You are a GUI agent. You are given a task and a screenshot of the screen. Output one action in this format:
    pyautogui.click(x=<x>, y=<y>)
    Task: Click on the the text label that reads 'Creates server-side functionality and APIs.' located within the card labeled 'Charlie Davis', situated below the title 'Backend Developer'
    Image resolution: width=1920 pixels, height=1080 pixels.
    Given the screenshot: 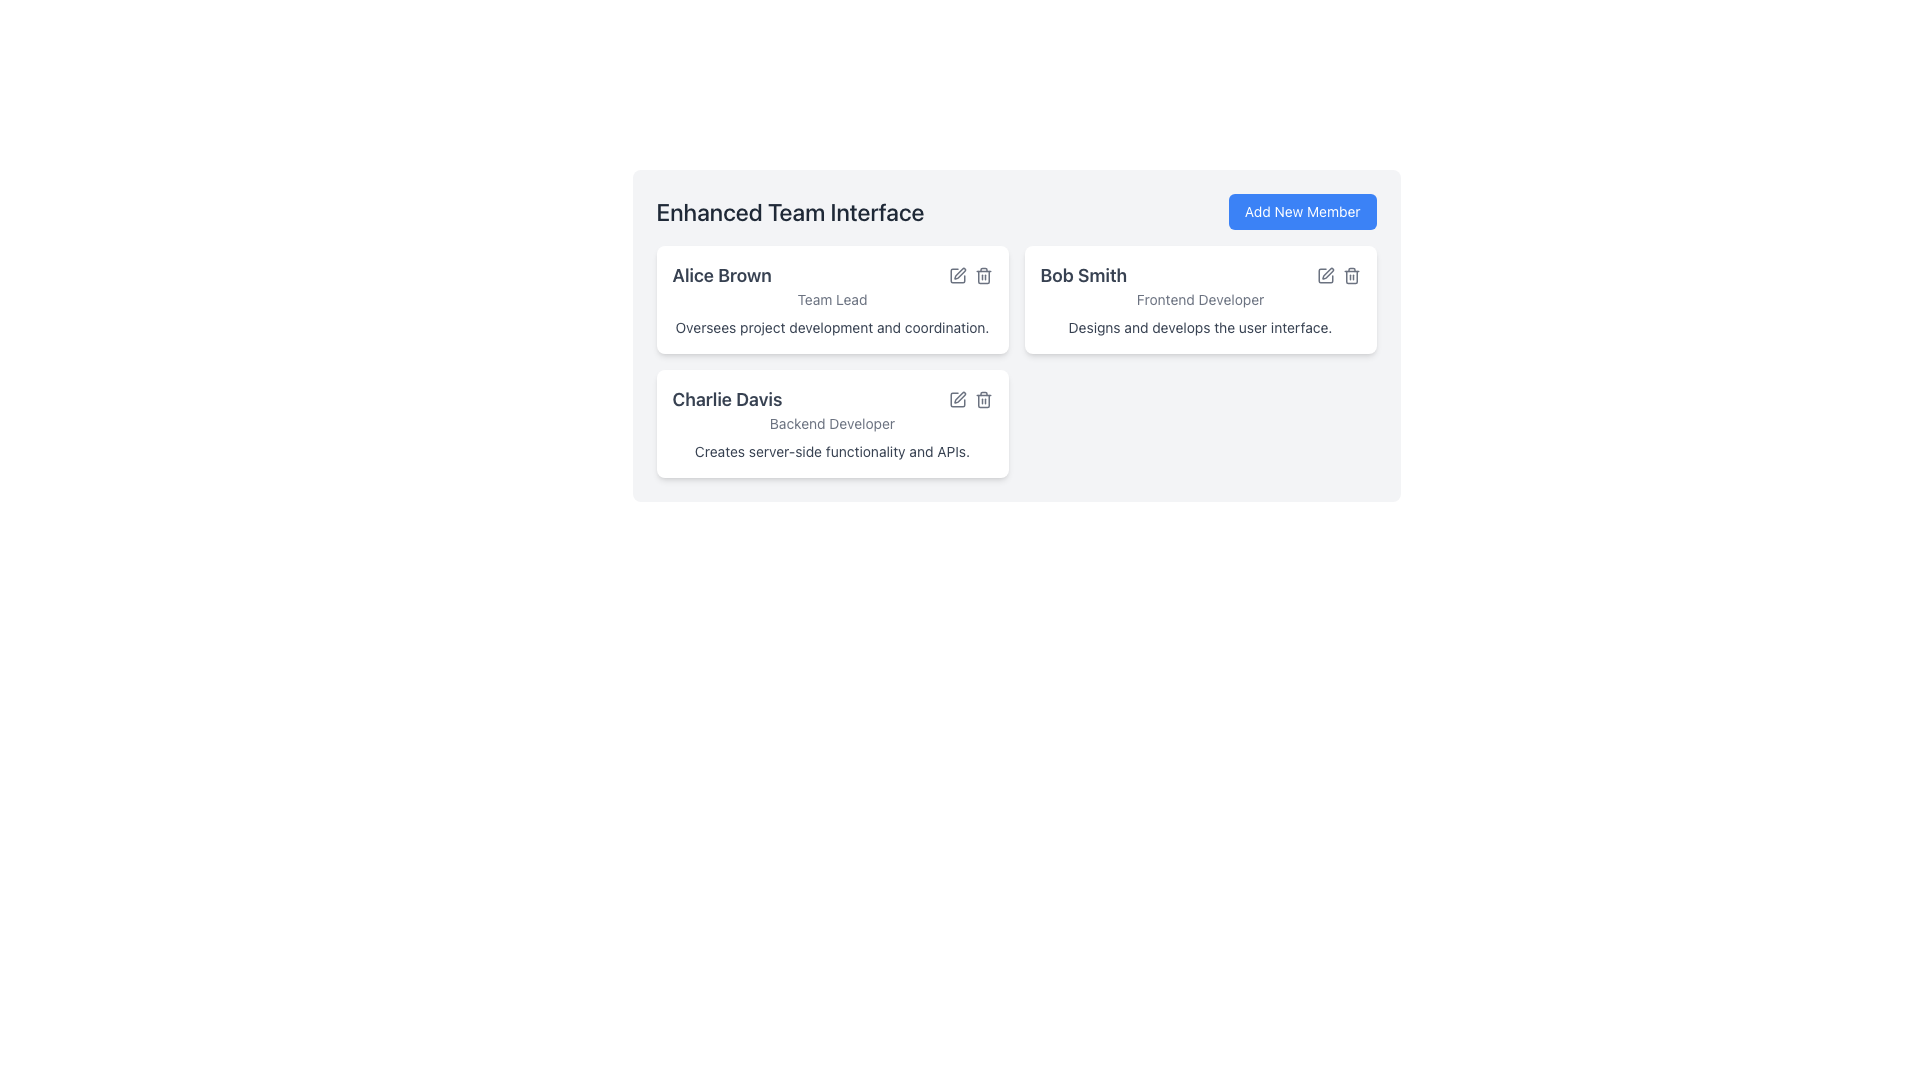 What is the action you would take?
    pyautogui.click(x=832, y=451)
    